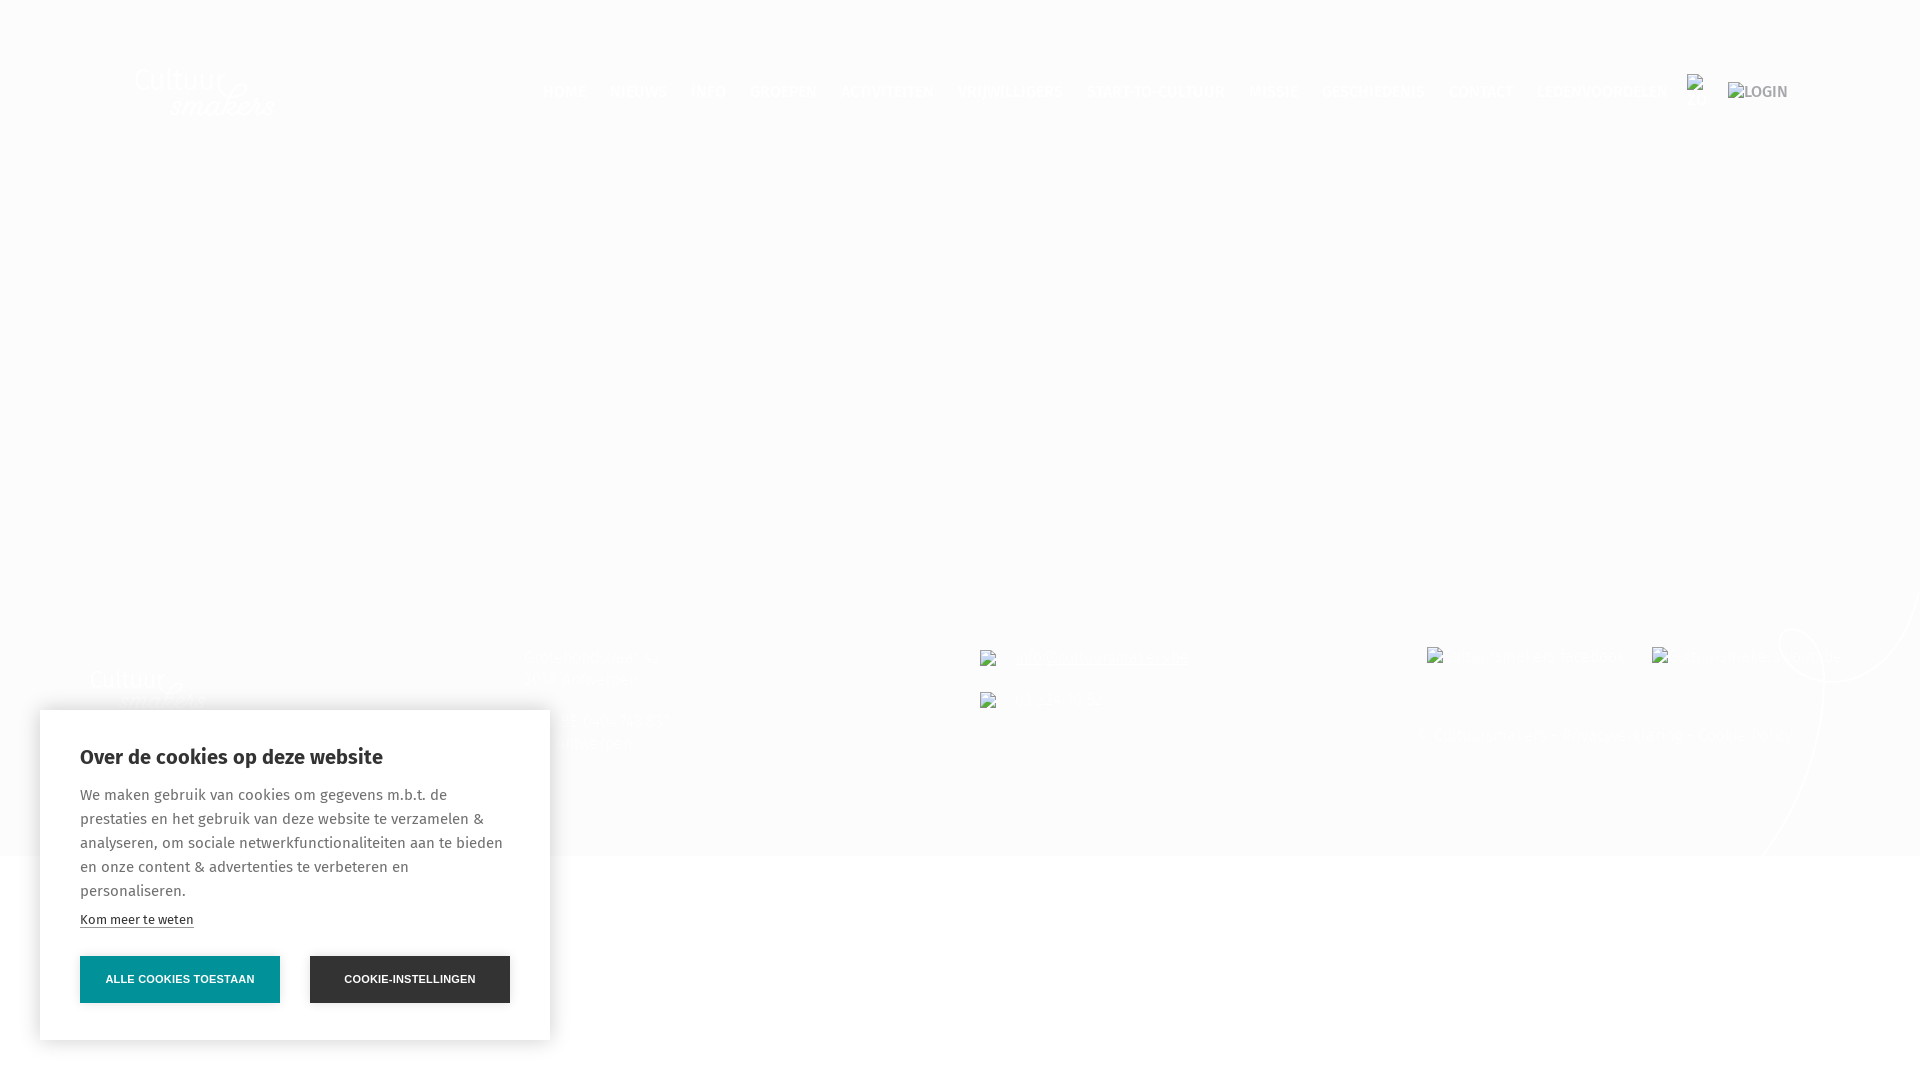 The width and height of the screenshot is (1920, 1080). I want to click on 'HOME', so click(563, 91).